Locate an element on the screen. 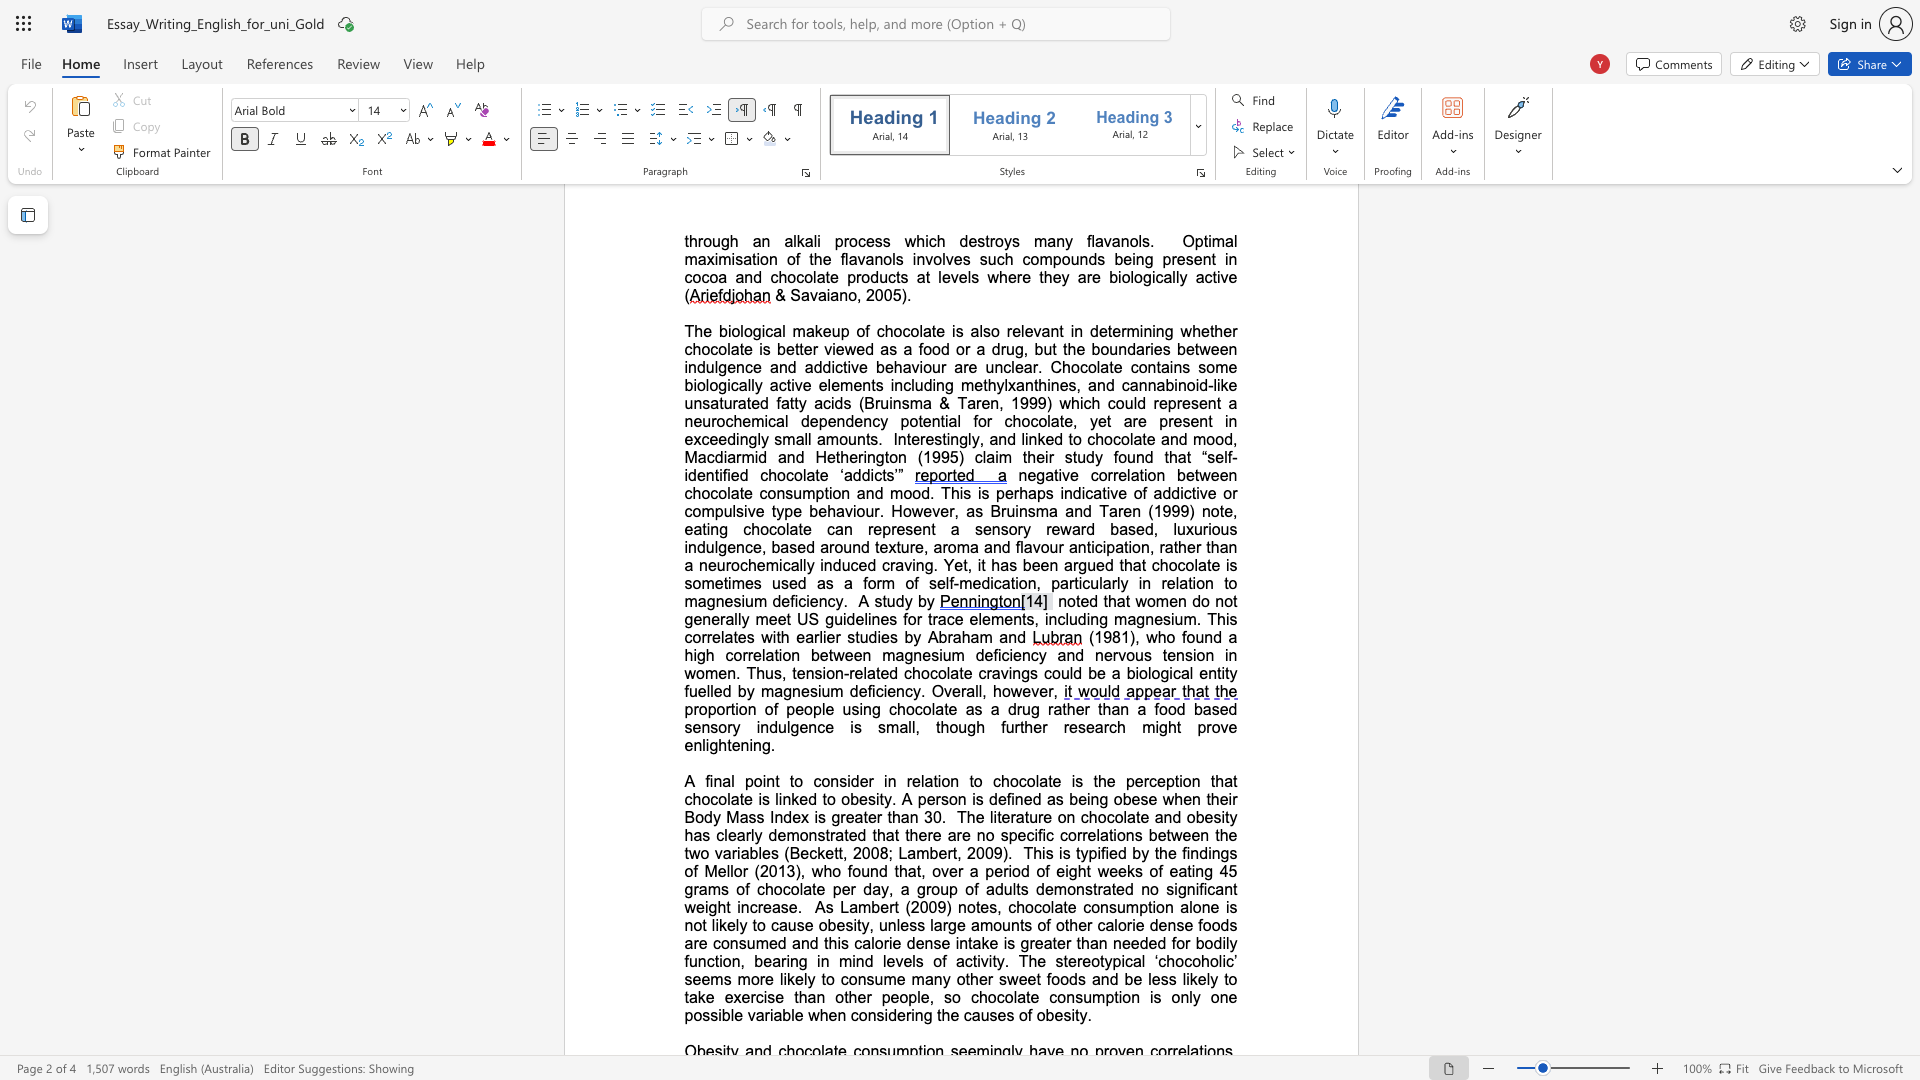 The width and height of the screenshot is (1920, 1080). the subset text "ate" within the text "demonstrated" is located at coordinates (835, 835).